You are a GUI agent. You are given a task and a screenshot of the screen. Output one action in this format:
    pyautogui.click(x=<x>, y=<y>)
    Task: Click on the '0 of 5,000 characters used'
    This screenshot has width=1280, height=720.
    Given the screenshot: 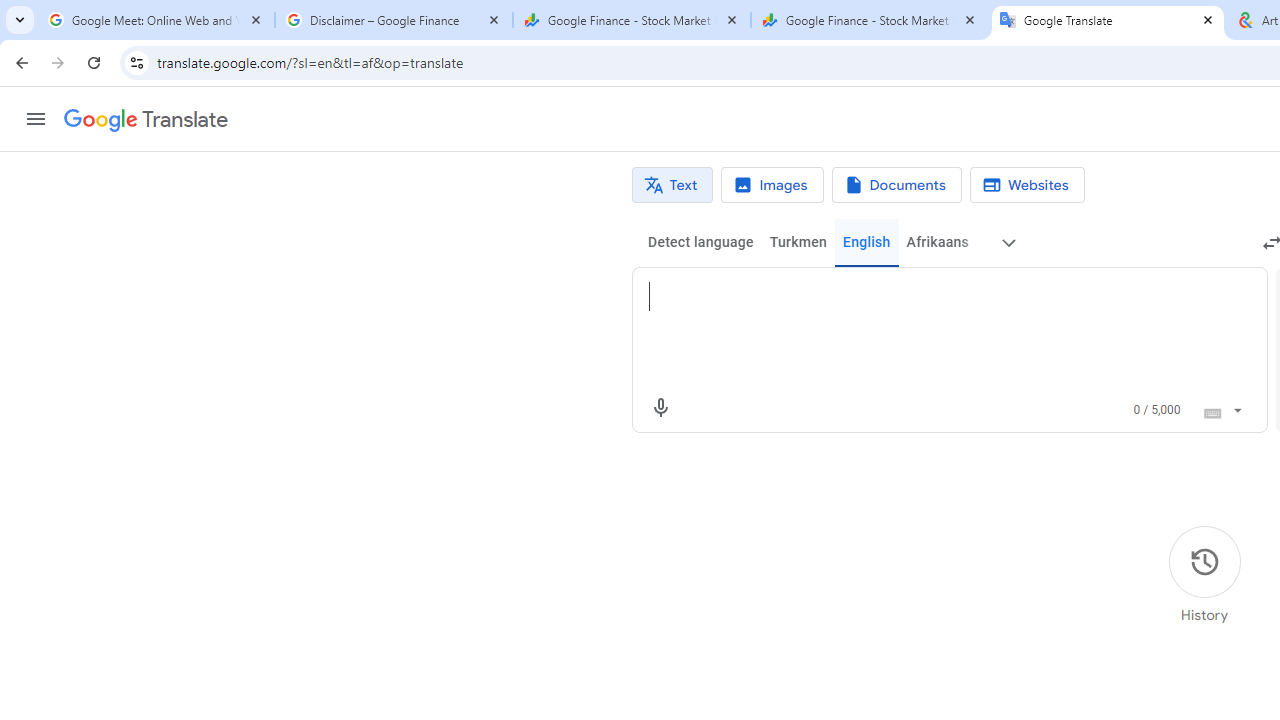 What is the action you would take?
    pyautogui.click(x=1157, y=409)
    